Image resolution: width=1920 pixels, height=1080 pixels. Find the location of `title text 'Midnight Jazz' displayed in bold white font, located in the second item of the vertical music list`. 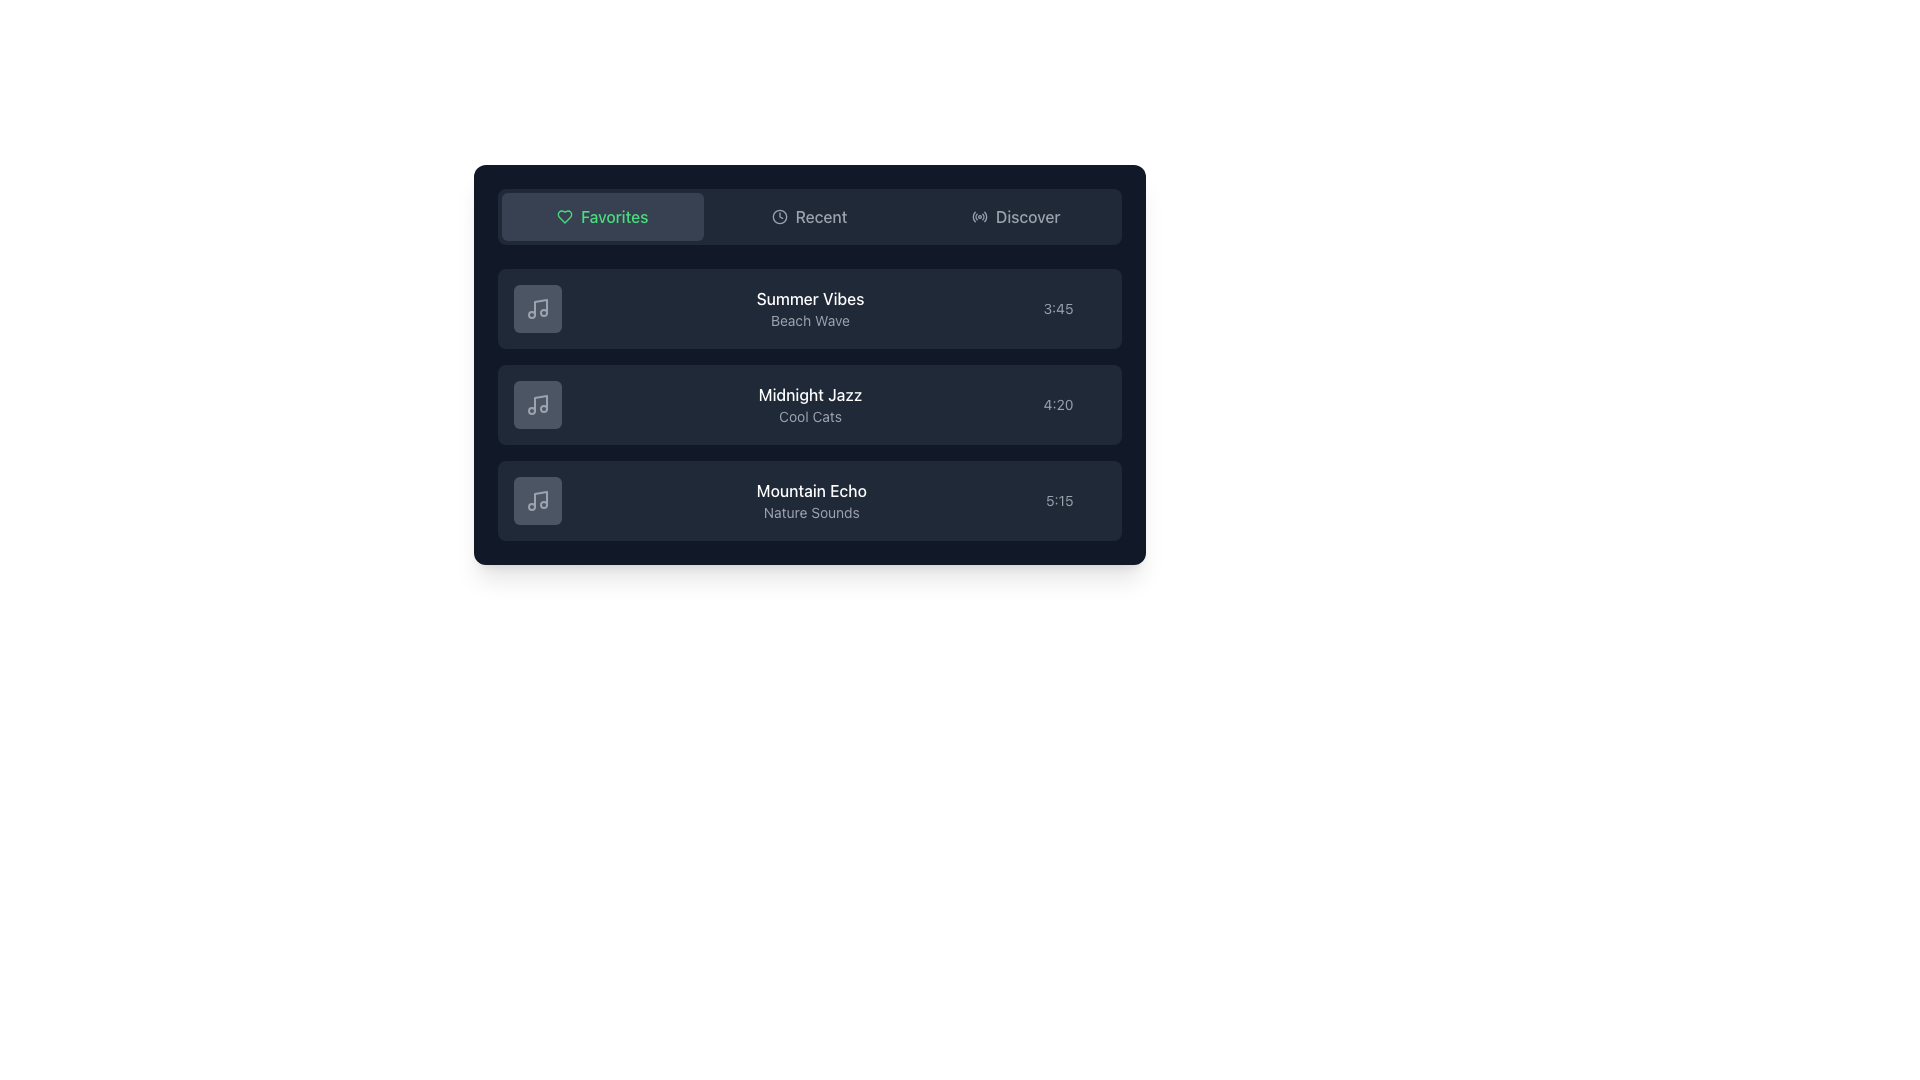

title text 'Midnight Jazz' displayed in bold white font, located in the second item of the vertical music list is located at coordinates (810, 394).